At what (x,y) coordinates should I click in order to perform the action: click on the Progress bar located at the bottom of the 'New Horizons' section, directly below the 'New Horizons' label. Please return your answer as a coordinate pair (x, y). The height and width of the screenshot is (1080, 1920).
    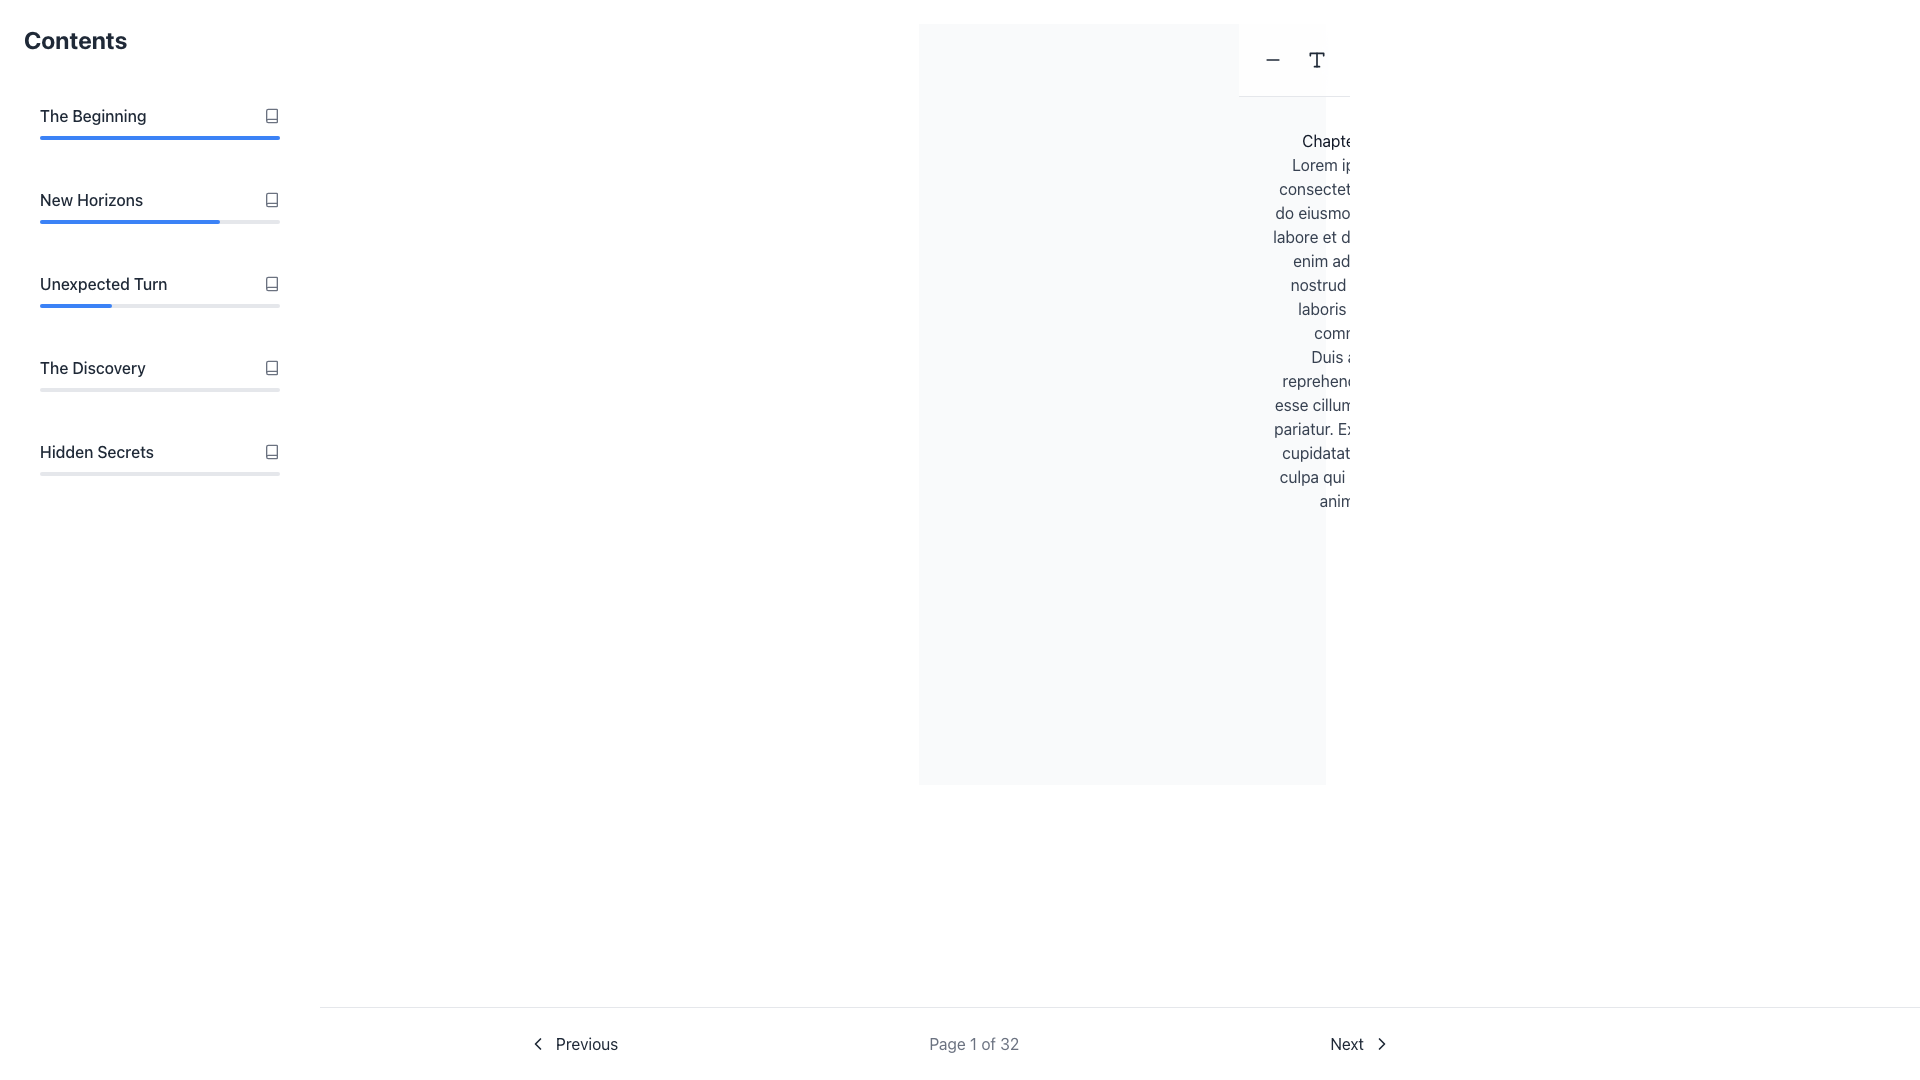
    Looking at the image, I should click on (158, 222).